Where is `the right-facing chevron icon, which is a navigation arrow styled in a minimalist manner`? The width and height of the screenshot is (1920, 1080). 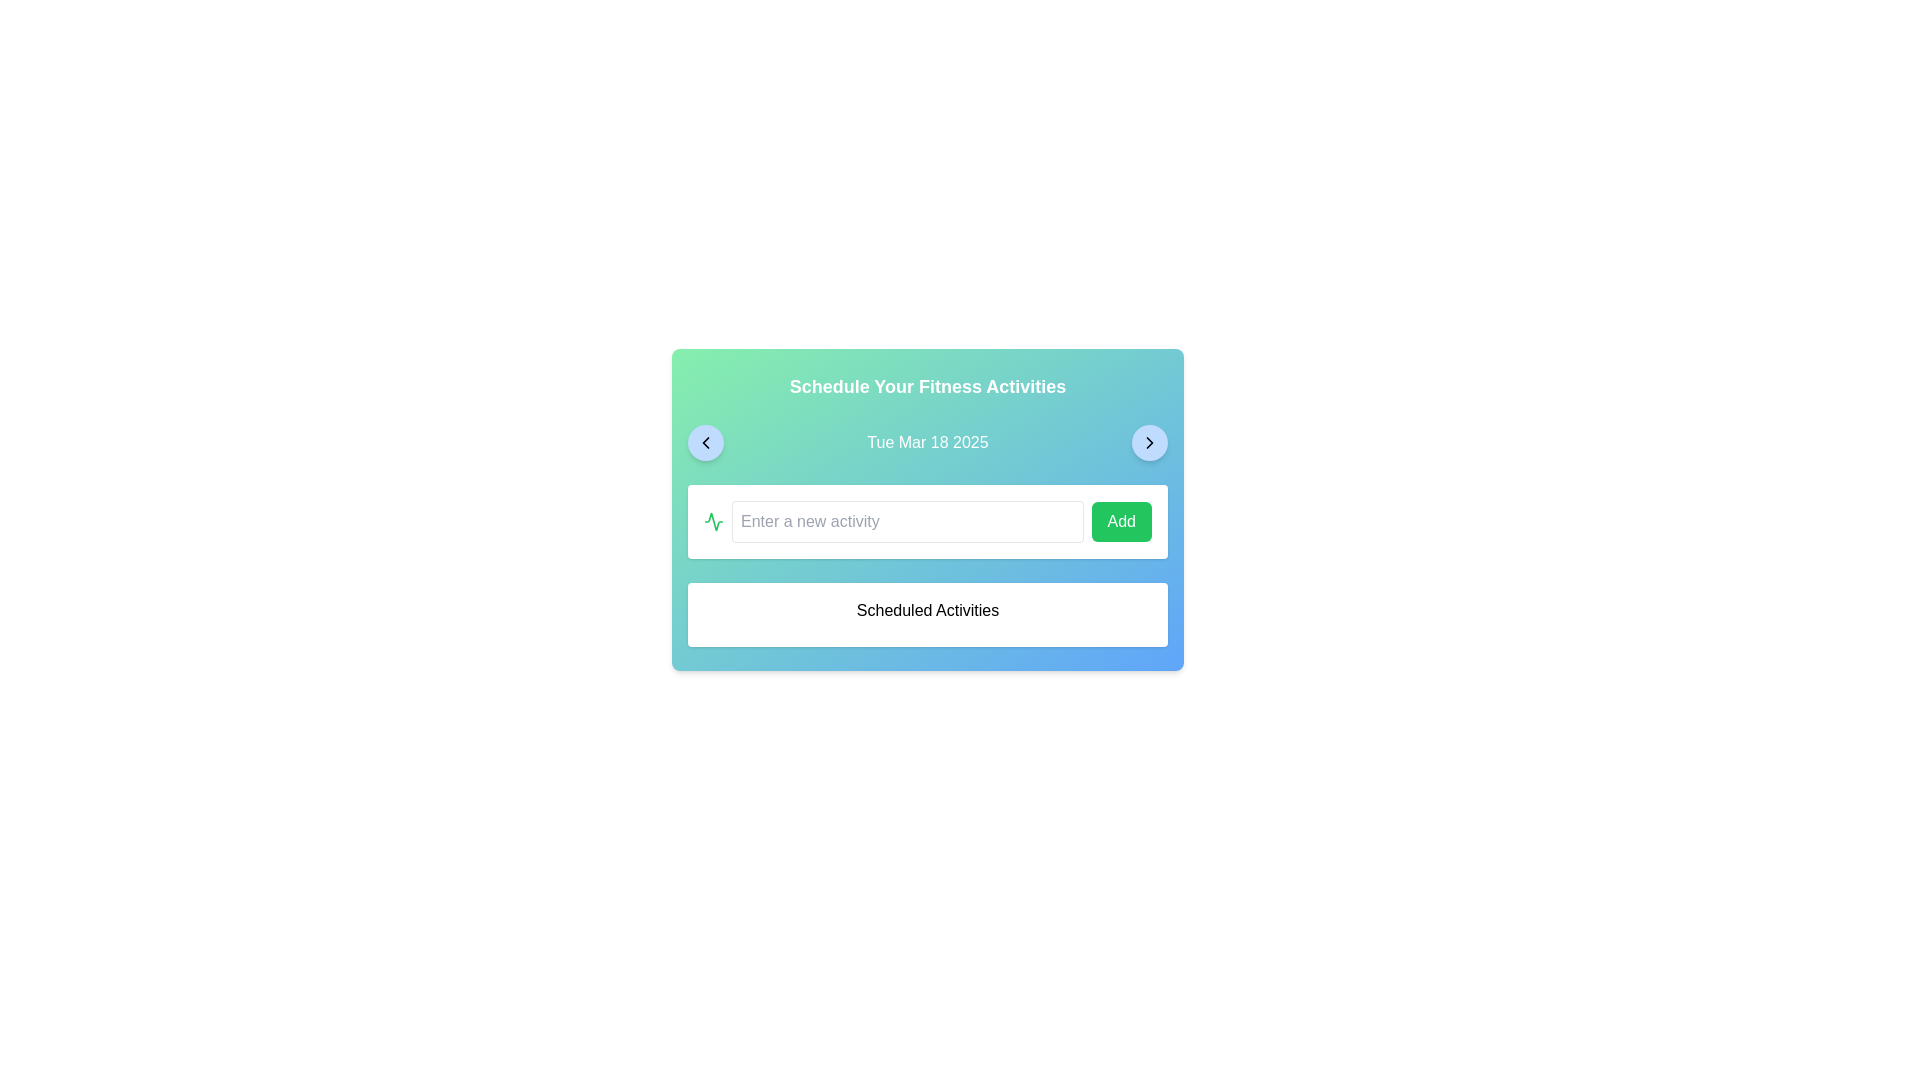
the right-facing chevron icon, which is a navigation arrow styled in a minimalist manner is located at coordinates (1150, 442).